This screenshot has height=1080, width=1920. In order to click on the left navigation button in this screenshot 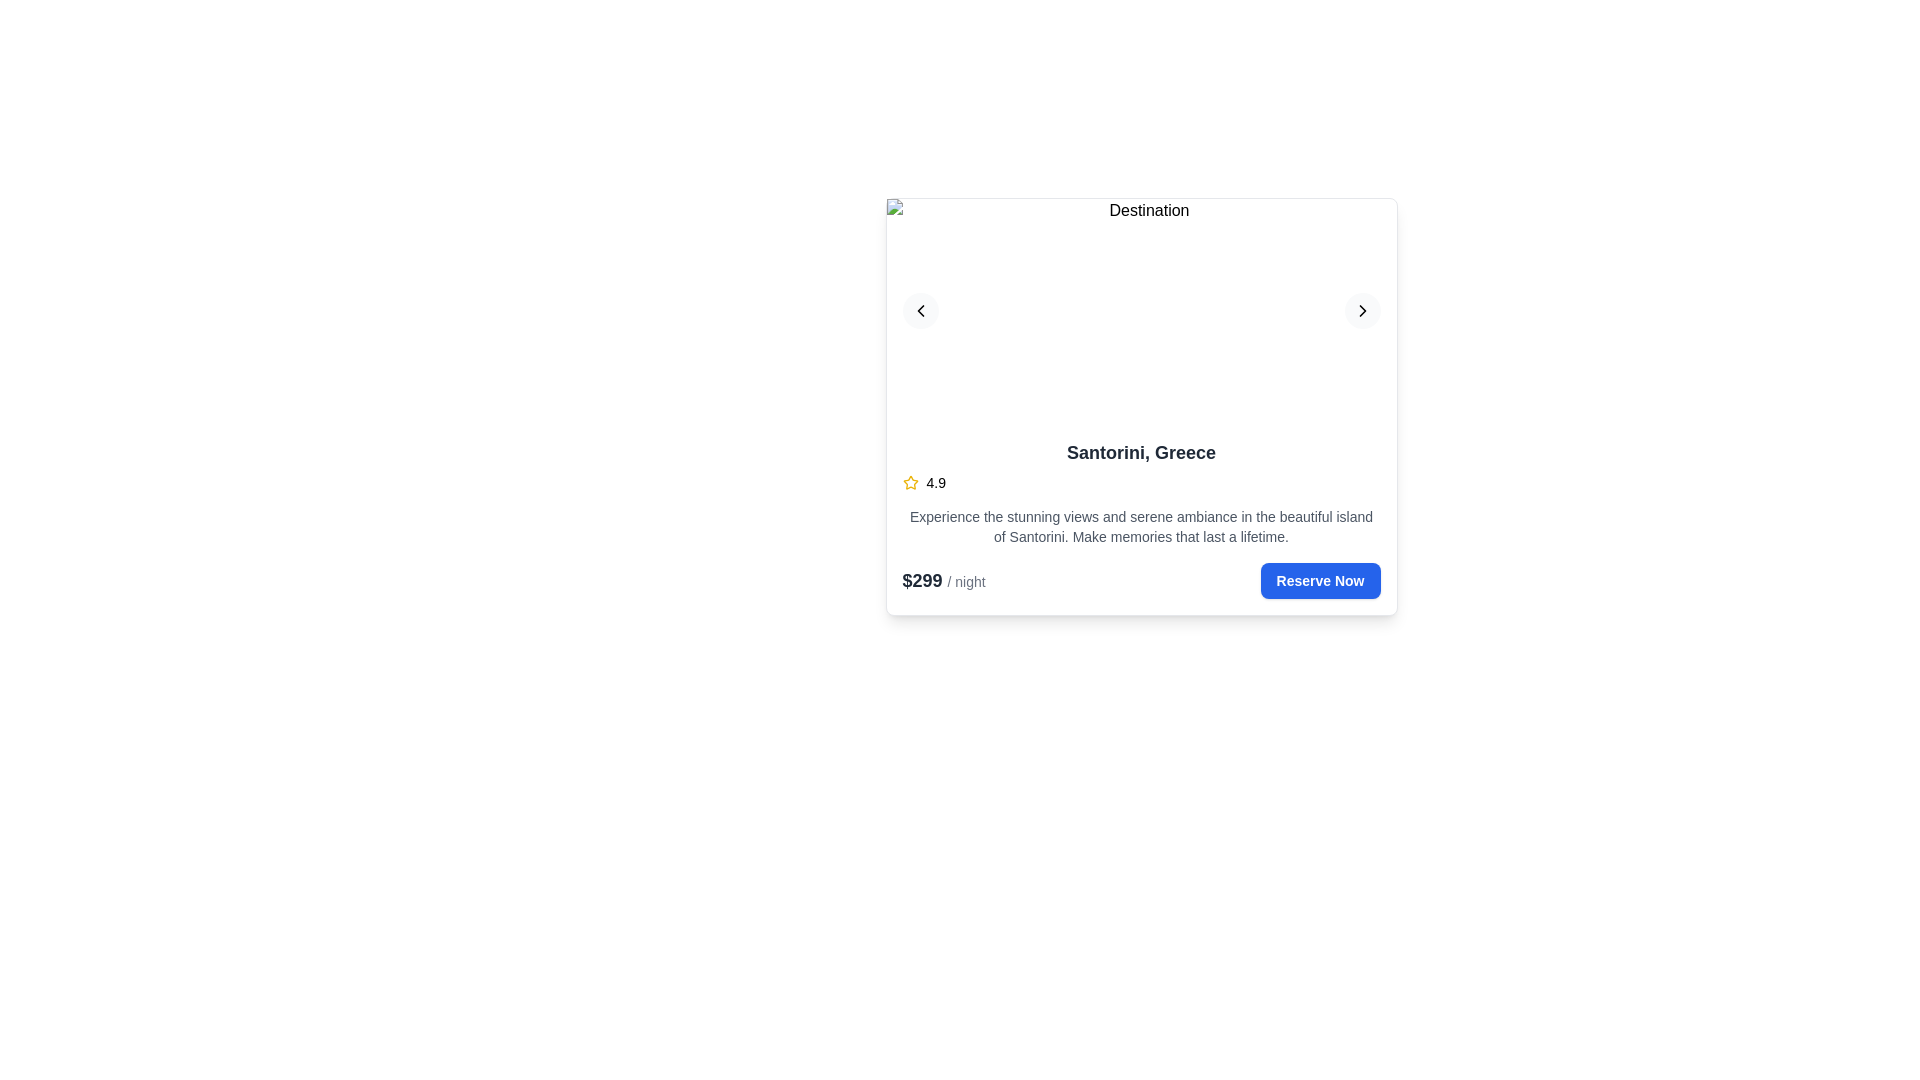, I will do `click(919, 311)`.